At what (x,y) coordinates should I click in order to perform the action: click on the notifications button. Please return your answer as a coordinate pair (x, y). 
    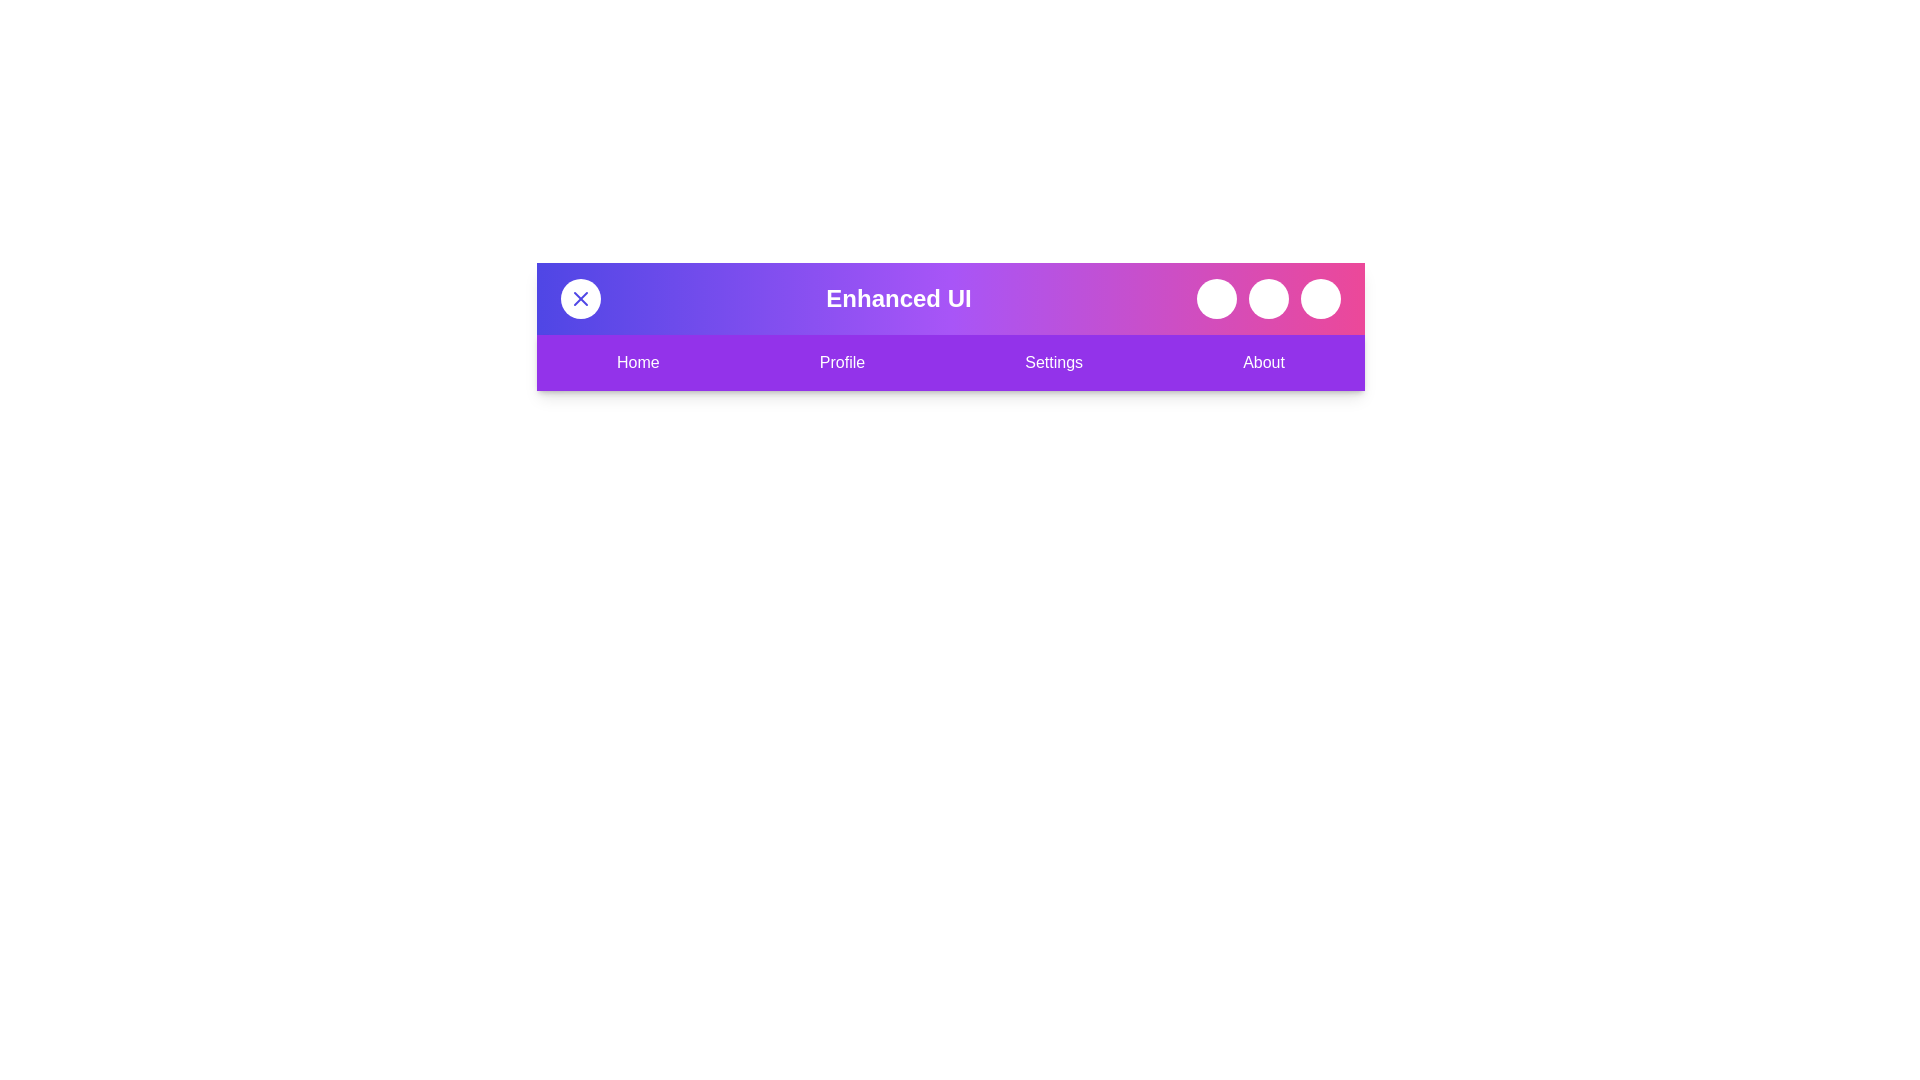
    Looking at the image, I should click on (1267, 299).